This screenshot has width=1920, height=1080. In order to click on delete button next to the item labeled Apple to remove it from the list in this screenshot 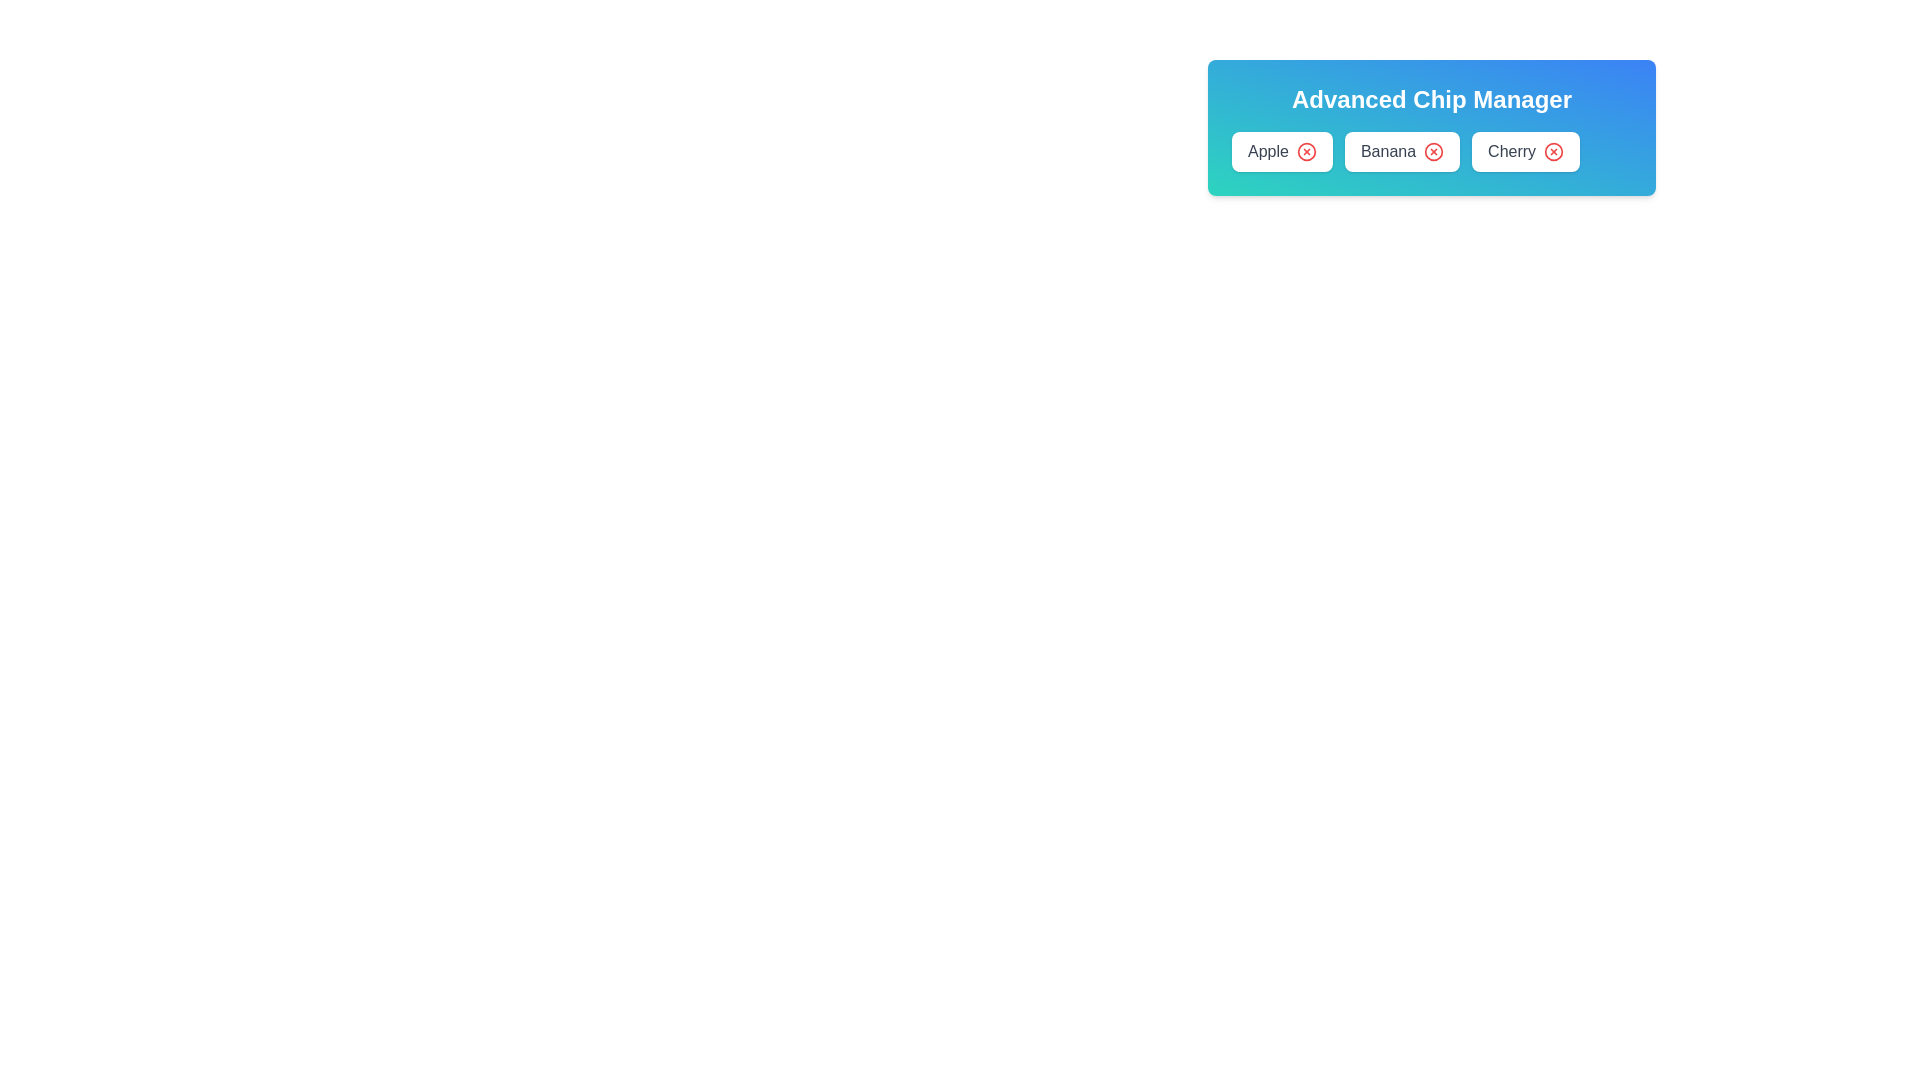, I will do `click(1306, 150)`.